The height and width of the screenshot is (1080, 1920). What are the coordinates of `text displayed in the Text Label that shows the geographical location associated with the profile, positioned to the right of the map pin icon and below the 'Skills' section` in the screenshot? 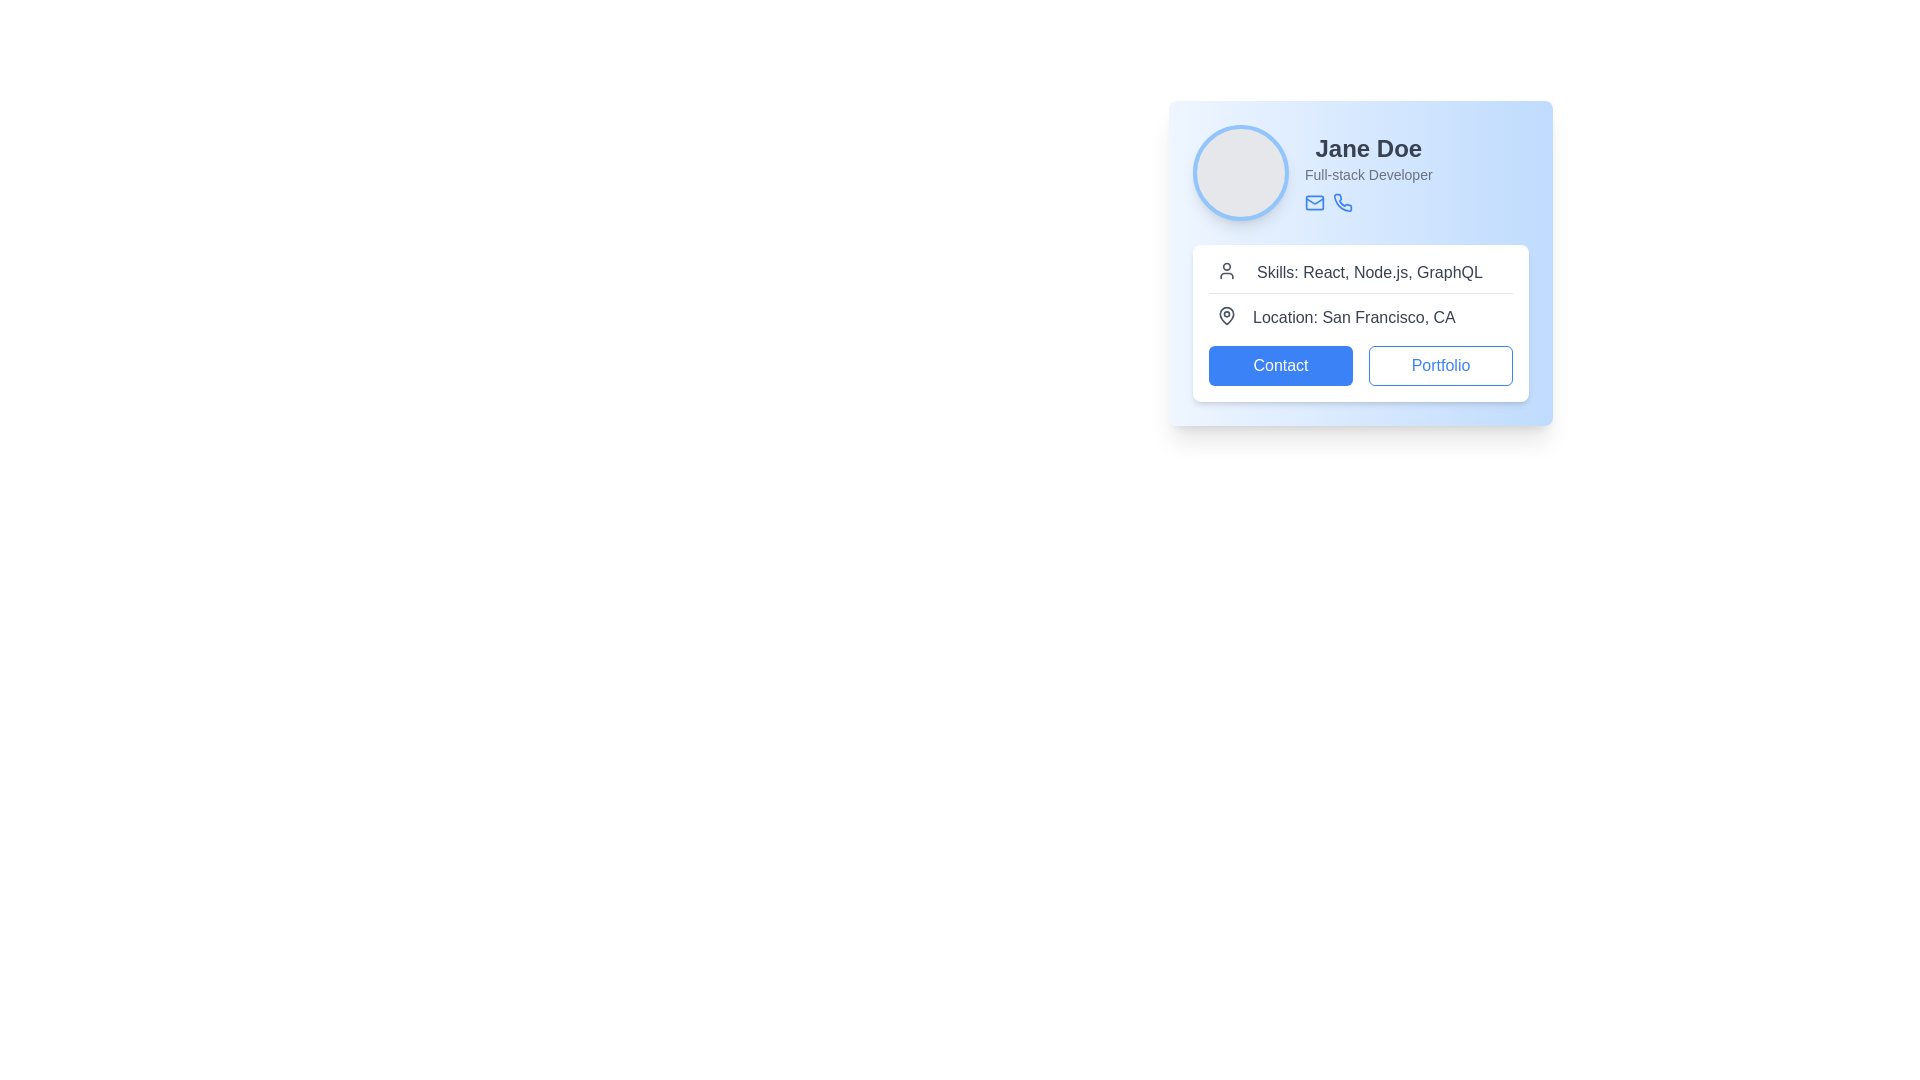 It's located at (1354, 316).